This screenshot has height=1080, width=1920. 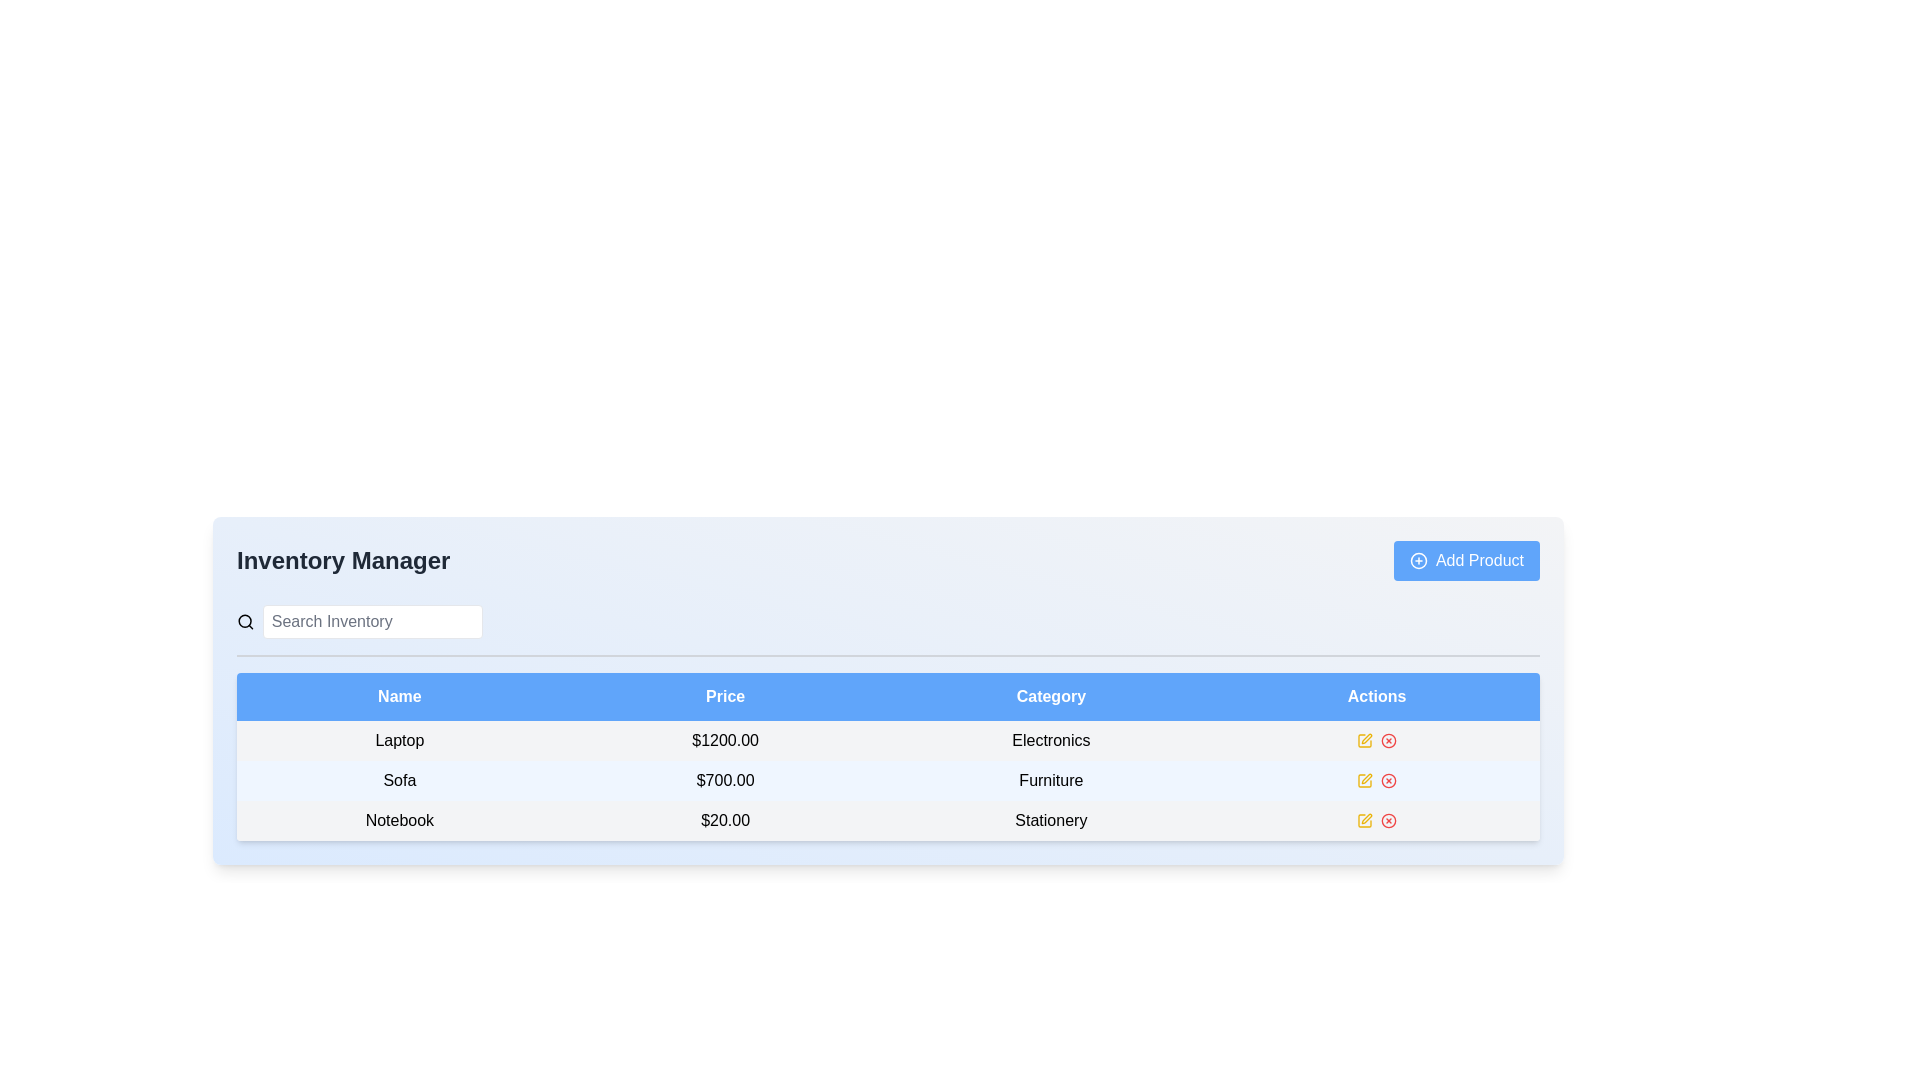 What do you see at coordinates (1364, 779) in the screenshot?
I see `the leftmost icon in the 'Actions' column of the second row` at bounding box center [1364, 779].